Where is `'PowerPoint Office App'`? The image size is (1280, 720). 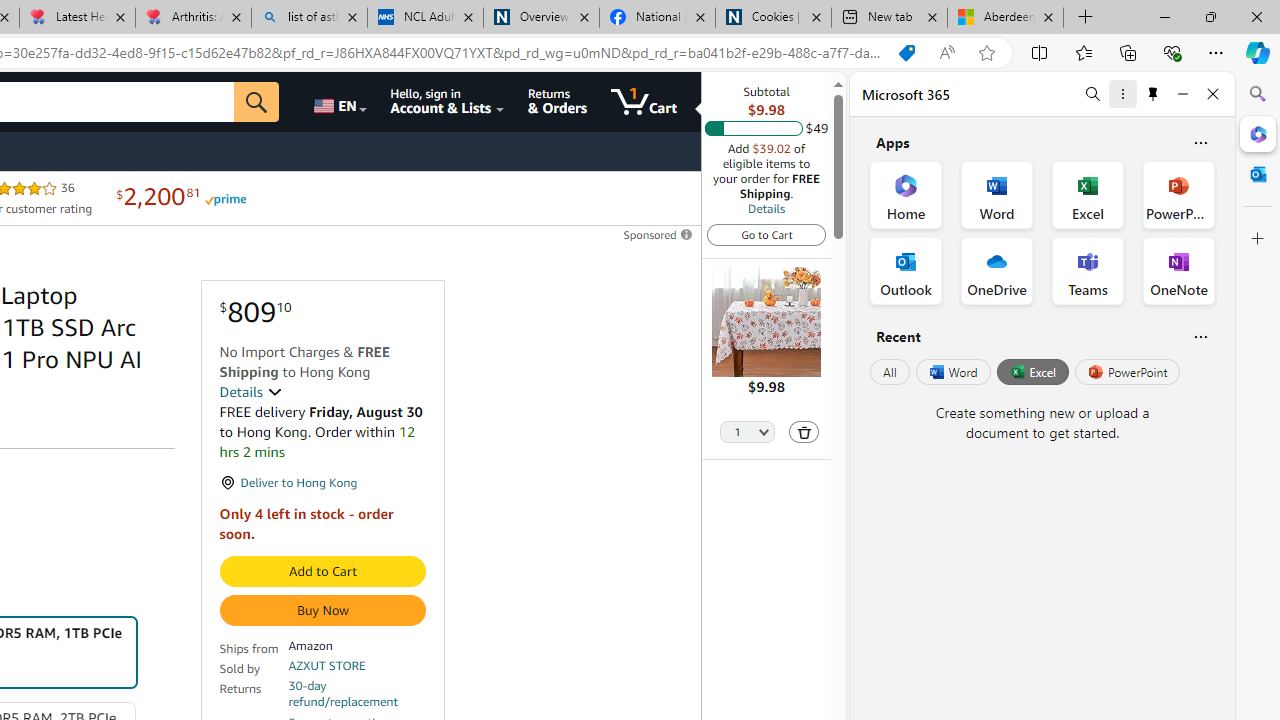 'PowerPoint Office App' is located at coordinates (1178, 195).